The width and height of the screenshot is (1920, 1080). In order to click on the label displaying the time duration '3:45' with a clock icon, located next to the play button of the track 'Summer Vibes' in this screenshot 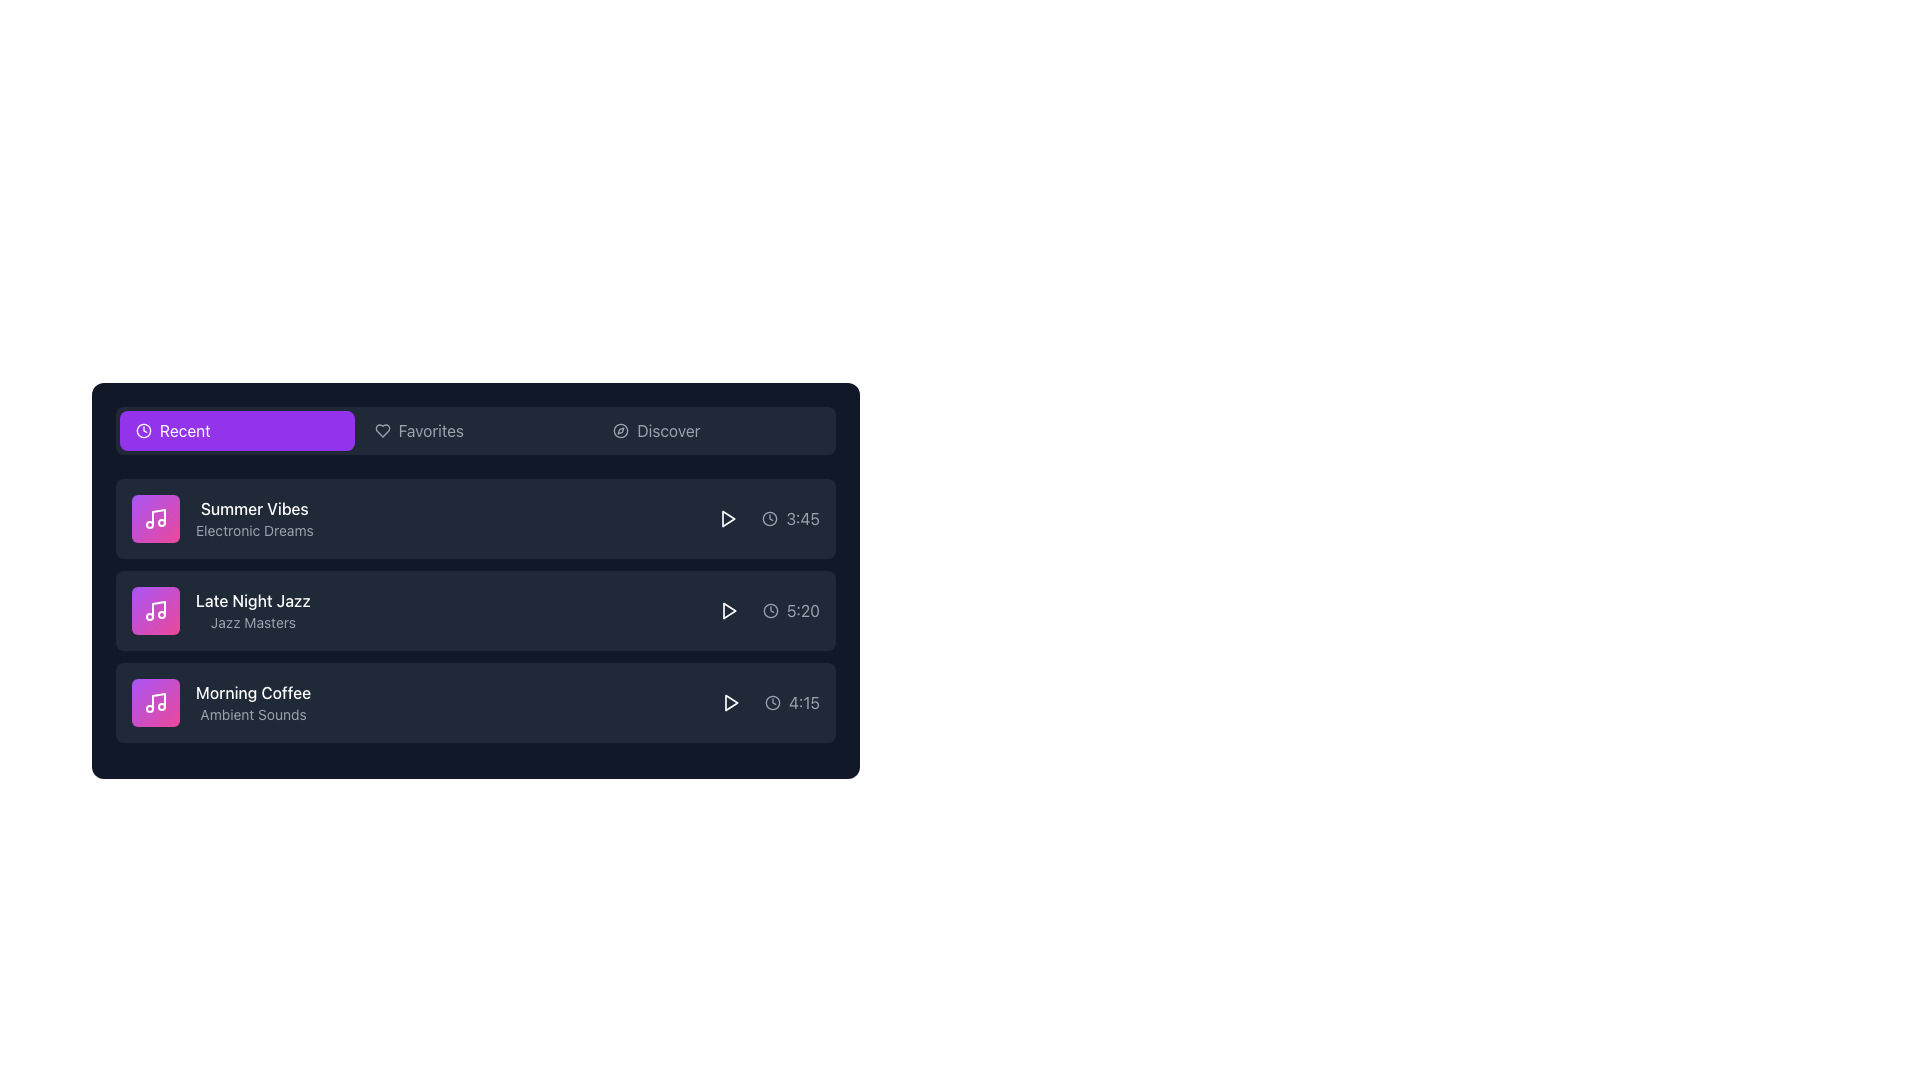, I will do `click(764, 518)`.